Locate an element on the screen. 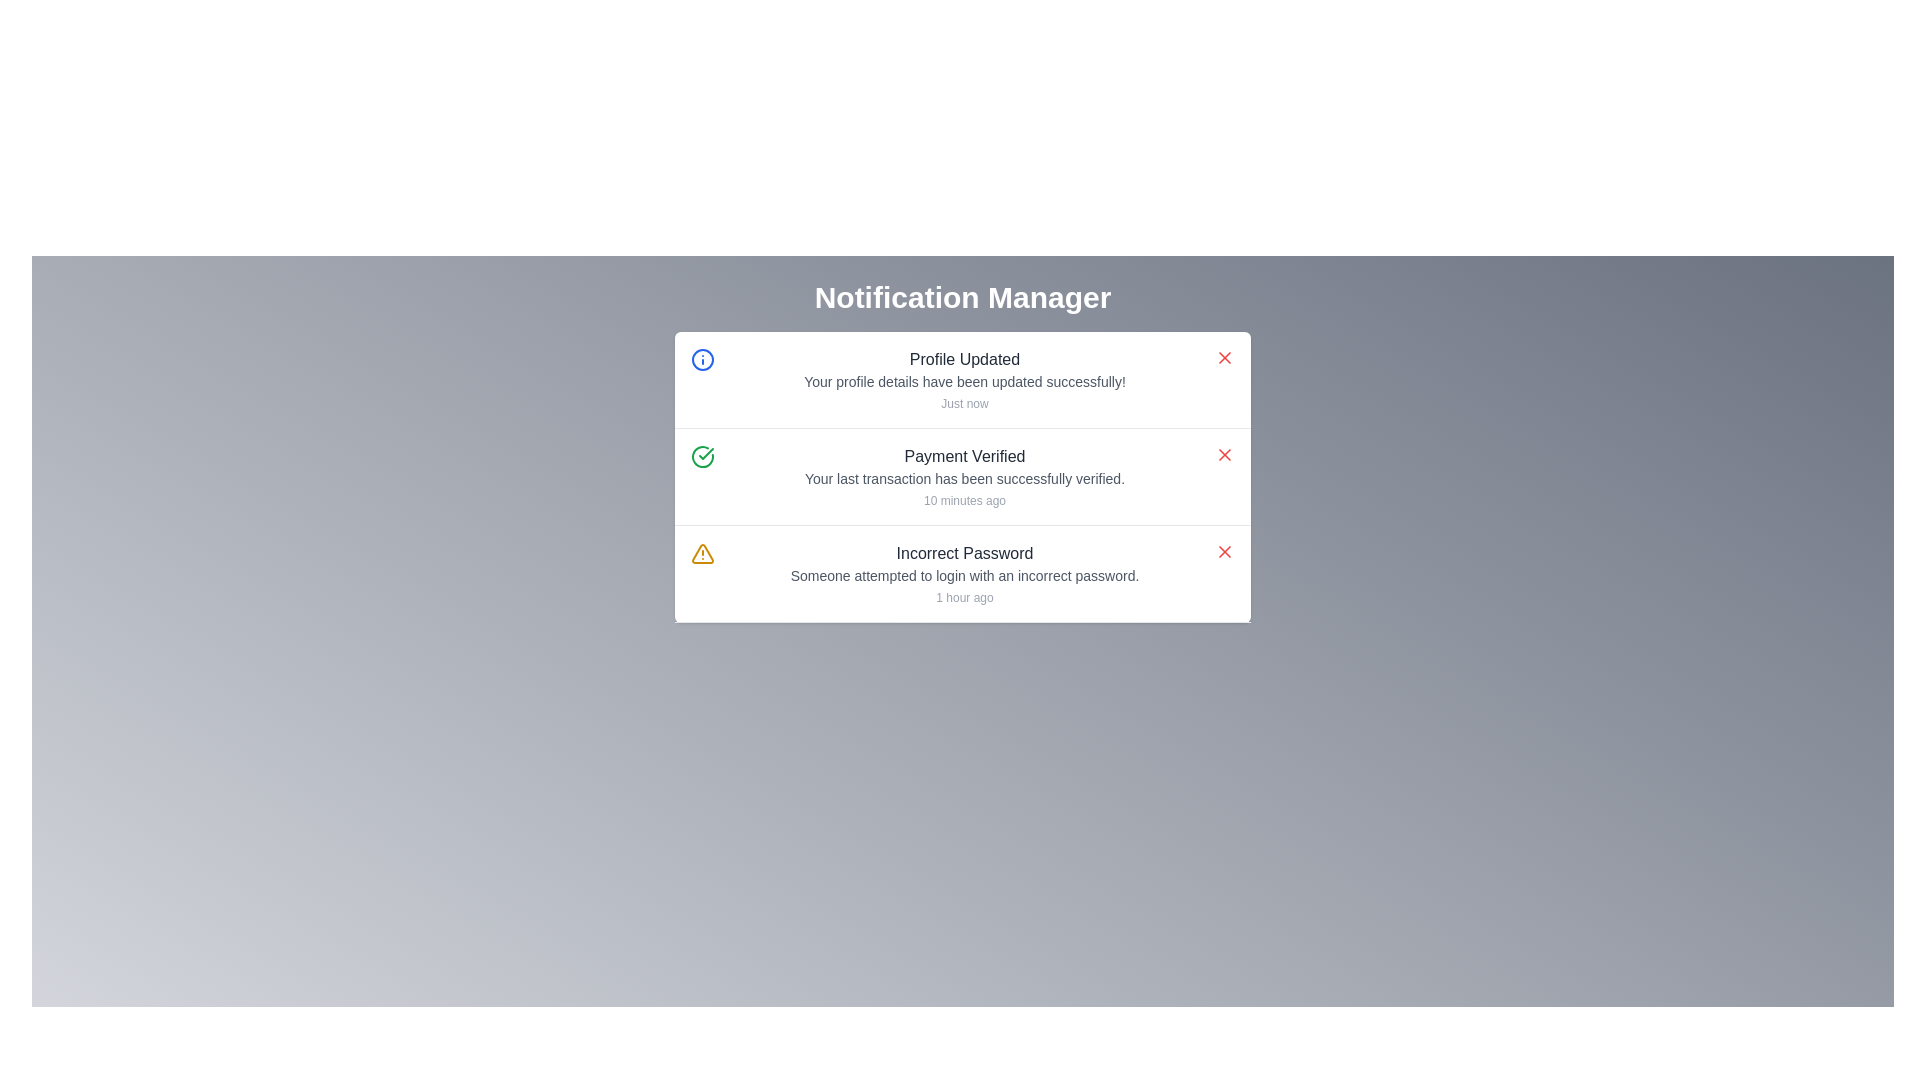 This screenshot has width=1920, height=1080. the 'Notification Manager' text heading, which is bold and prominently displayed in white against a dark background, serving as the title for the notifications section is located at coordinates (963, 297).